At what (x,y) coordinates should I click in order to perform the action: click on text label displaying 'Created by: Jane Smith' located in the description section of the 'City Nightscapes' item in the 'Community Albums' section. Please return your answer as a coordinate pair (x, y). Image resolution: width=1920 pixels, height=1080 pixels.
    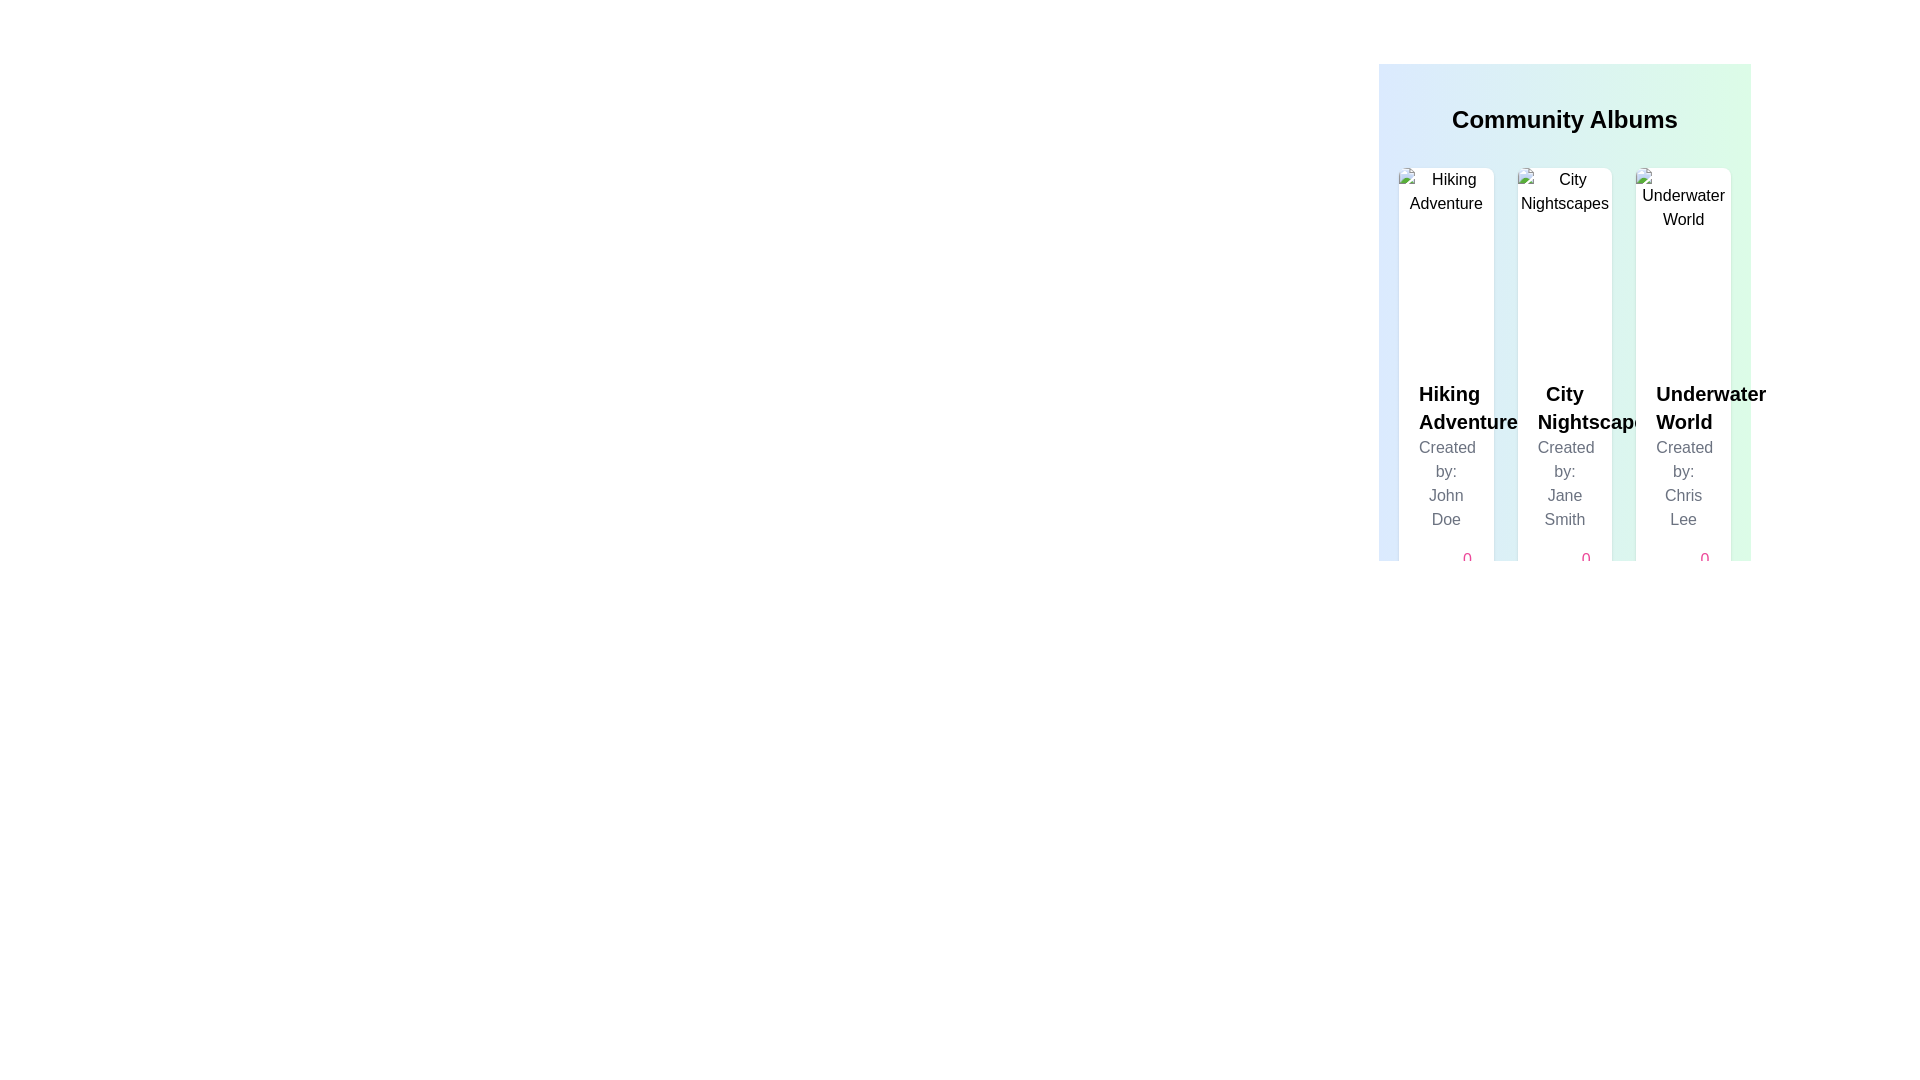
    Looking at the image, I should click on (1563, 483).